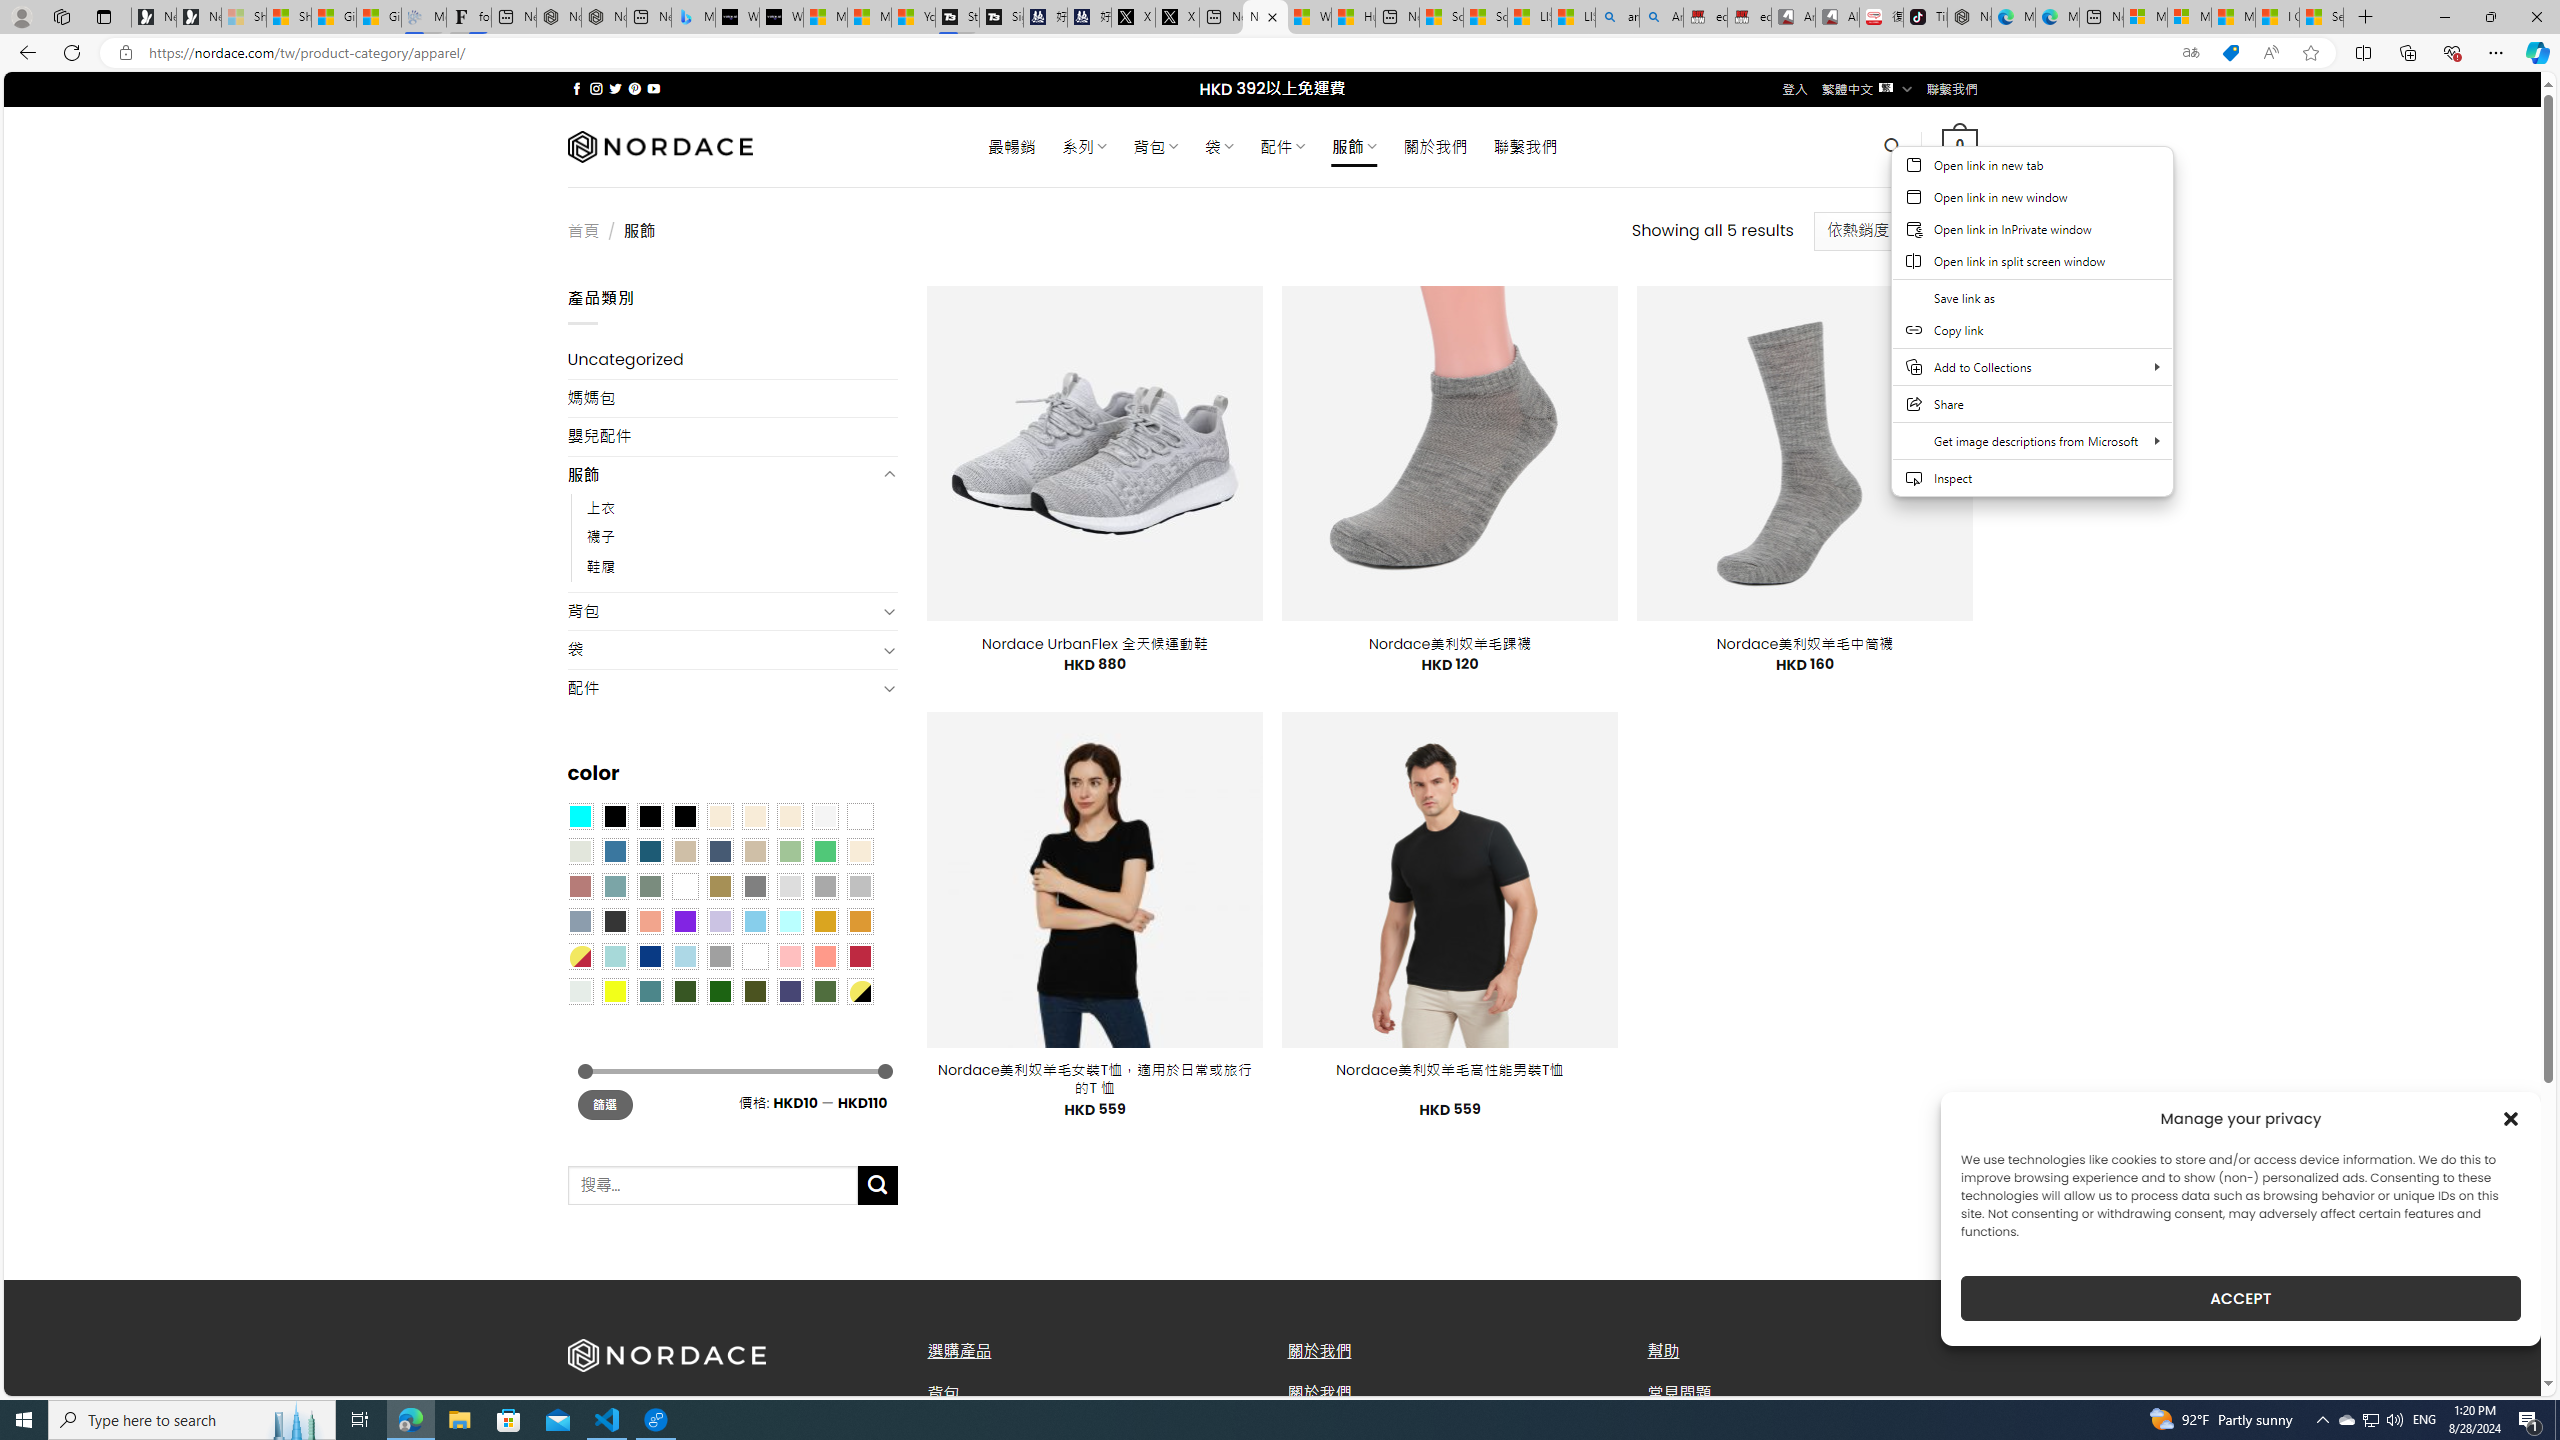 This screenshot has height=1440, width=2560. What do you see at coordinates (2031, 196) in the screenshot?
I see `'Open link in new window'` at bounding box center [2031, 196].